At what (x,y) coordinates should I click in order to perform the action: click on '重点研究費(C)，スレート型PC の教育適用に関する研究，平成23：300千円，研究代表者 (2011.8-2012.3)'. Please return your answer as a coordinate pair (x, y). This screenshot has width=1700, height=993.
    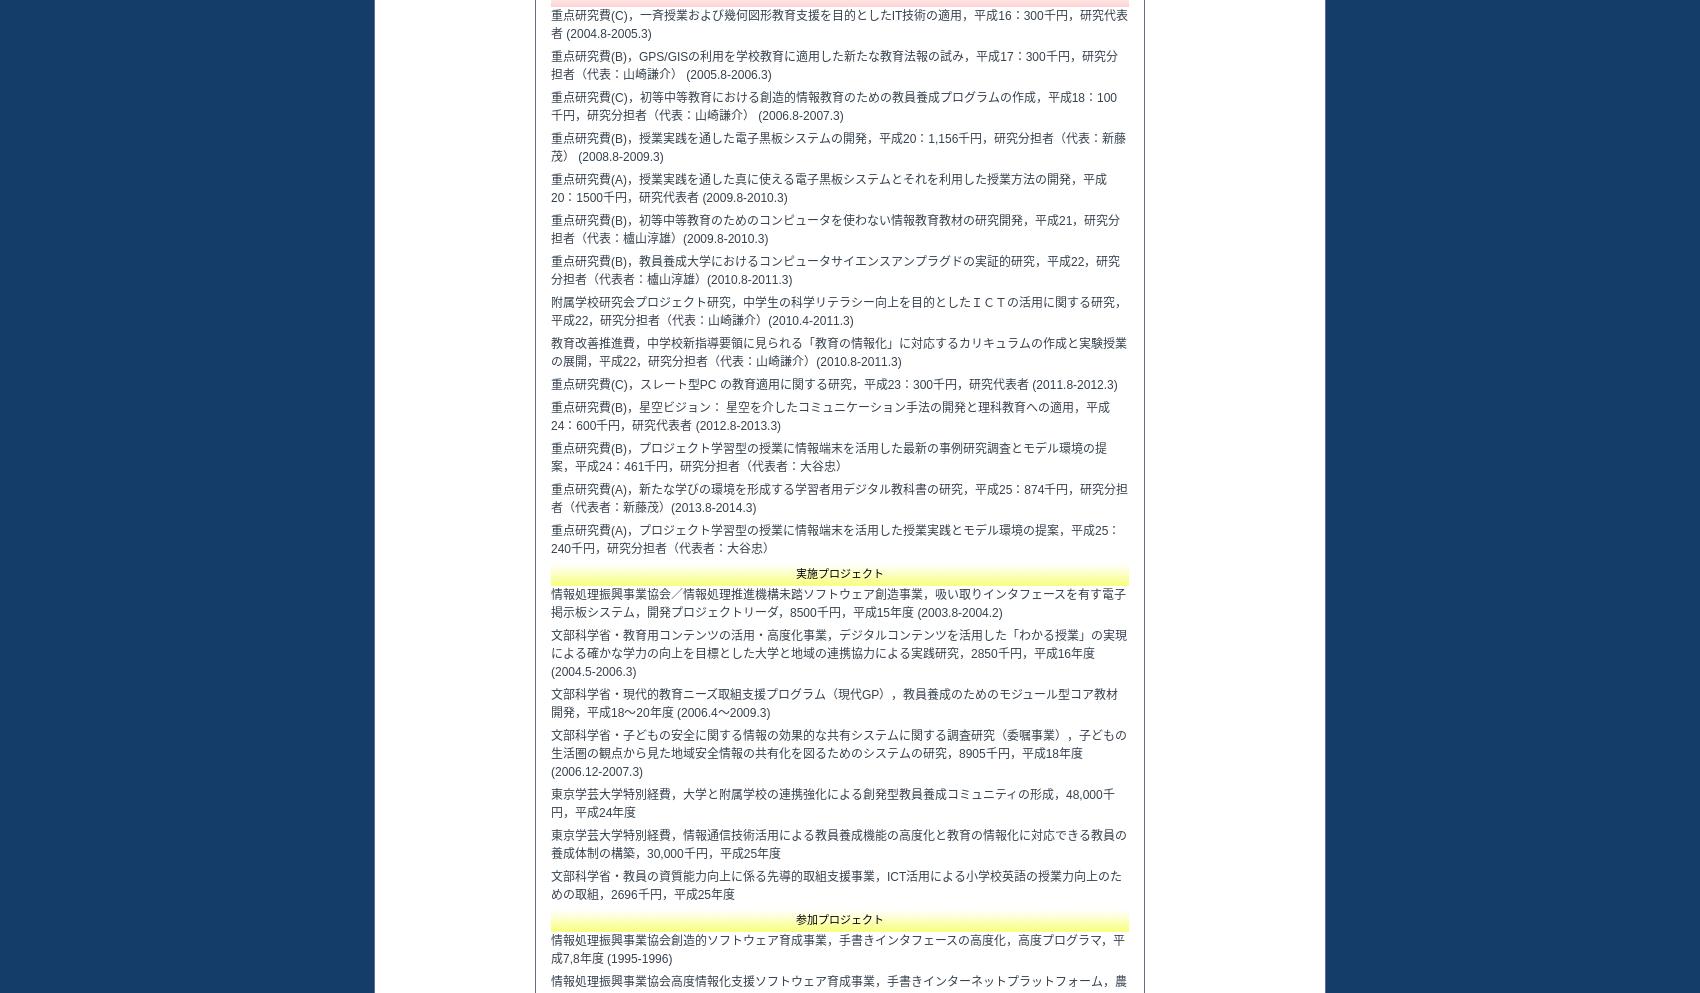
    Looking at the image, I should click on (833, 383).